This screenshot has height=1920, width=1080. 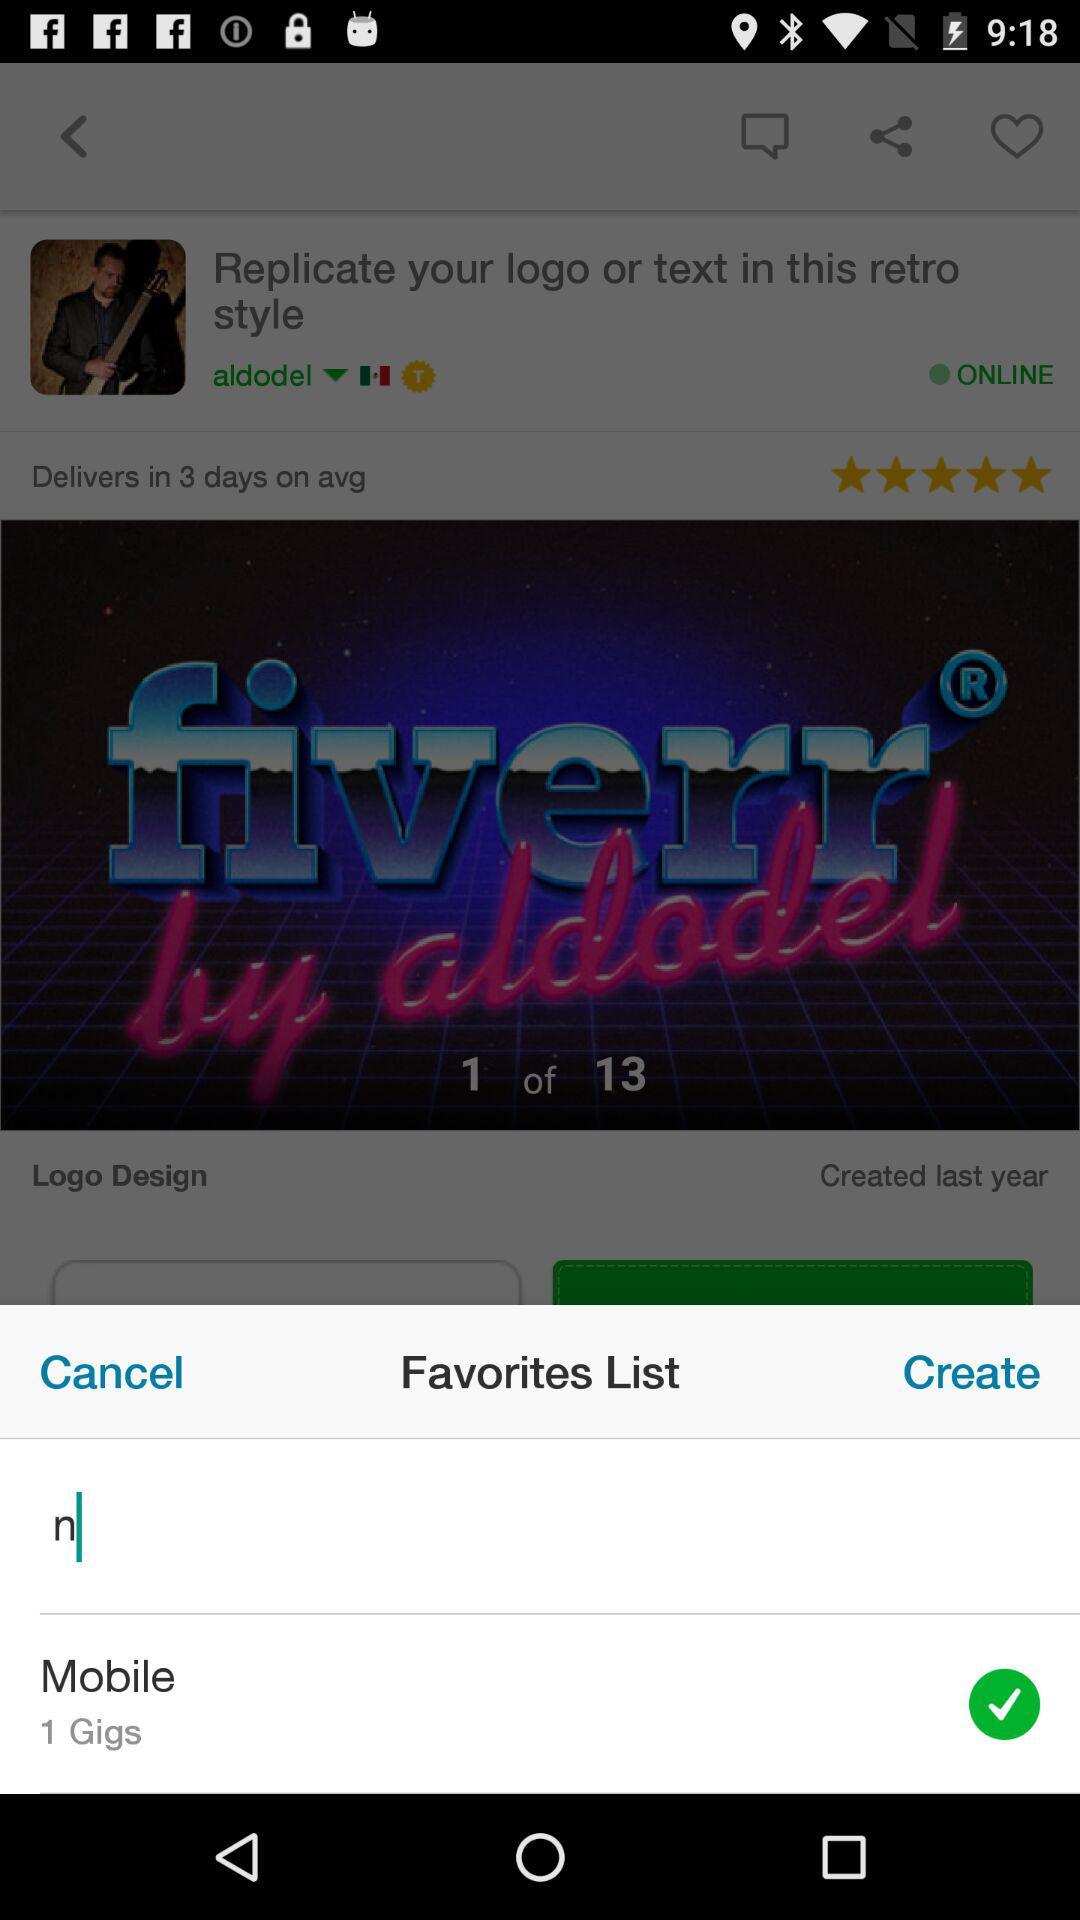 I want to click on the n, so click(x=540, y=1525).